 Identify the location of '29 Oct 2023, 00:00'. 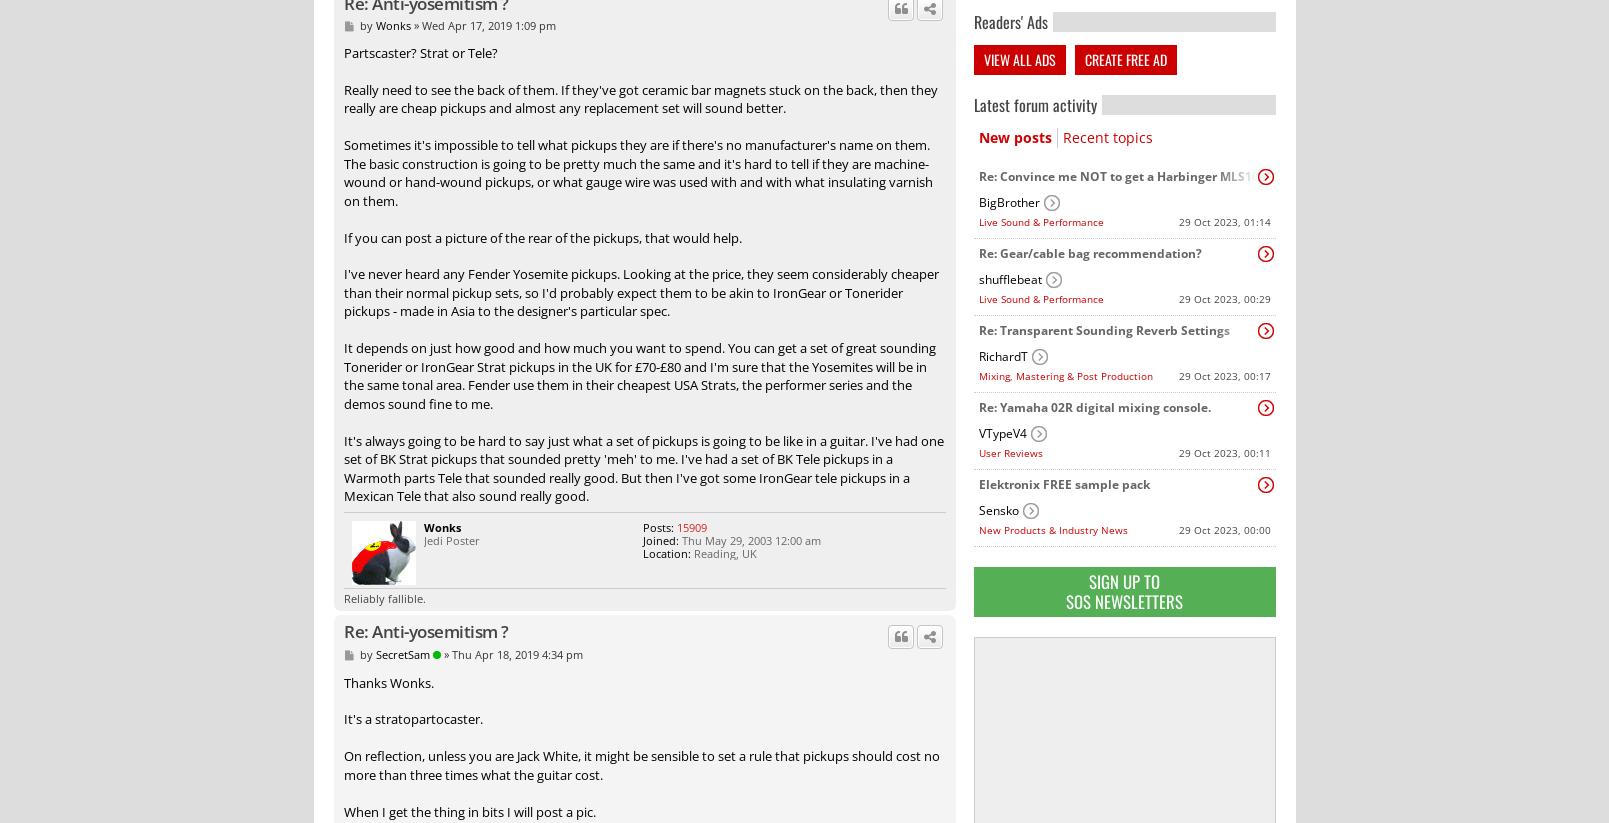
(1177, 529).